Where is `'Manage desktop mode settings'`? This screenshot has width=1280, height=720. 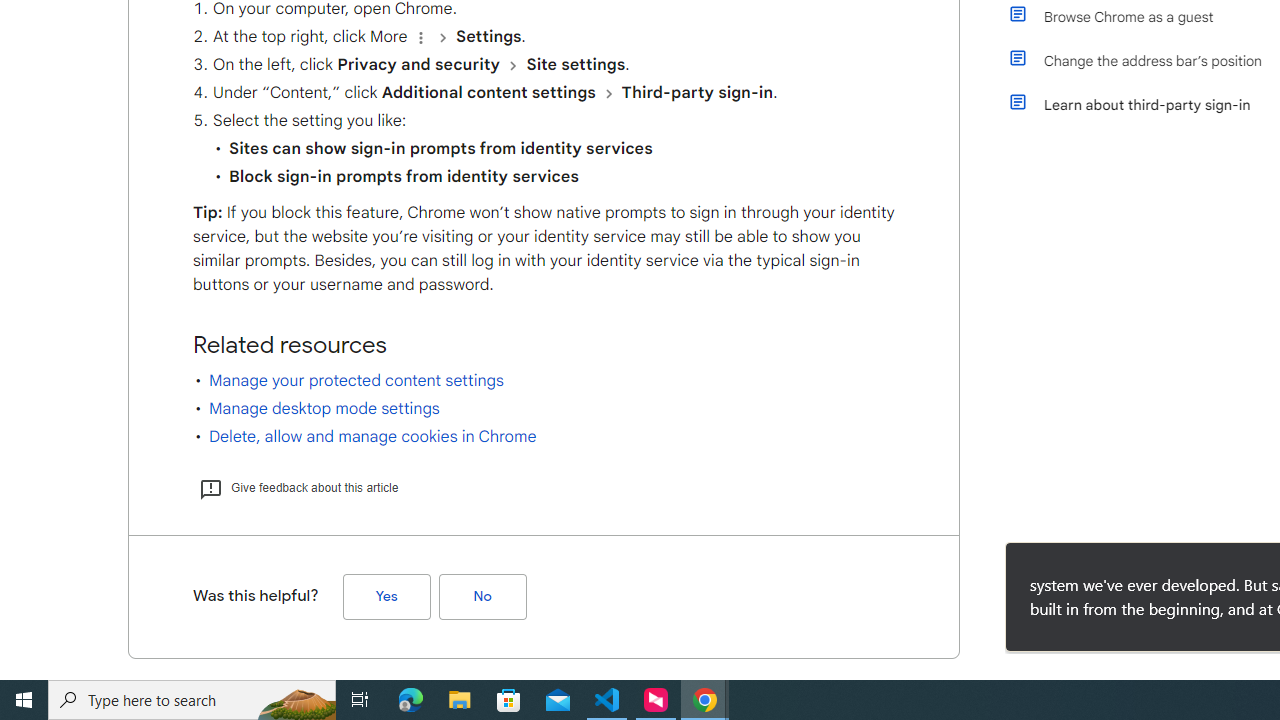 'Manage desktop mode settings' is located at coordinates (324, 407).